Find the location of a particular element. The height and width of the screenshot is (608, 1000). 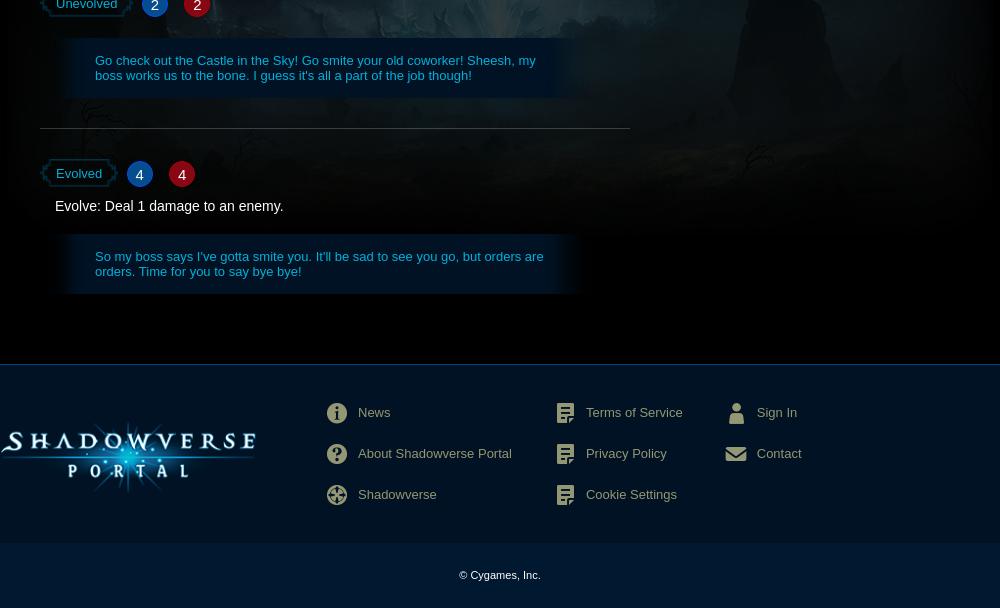

'© Cygames, Inc.' is located at coordinates (458, 573).